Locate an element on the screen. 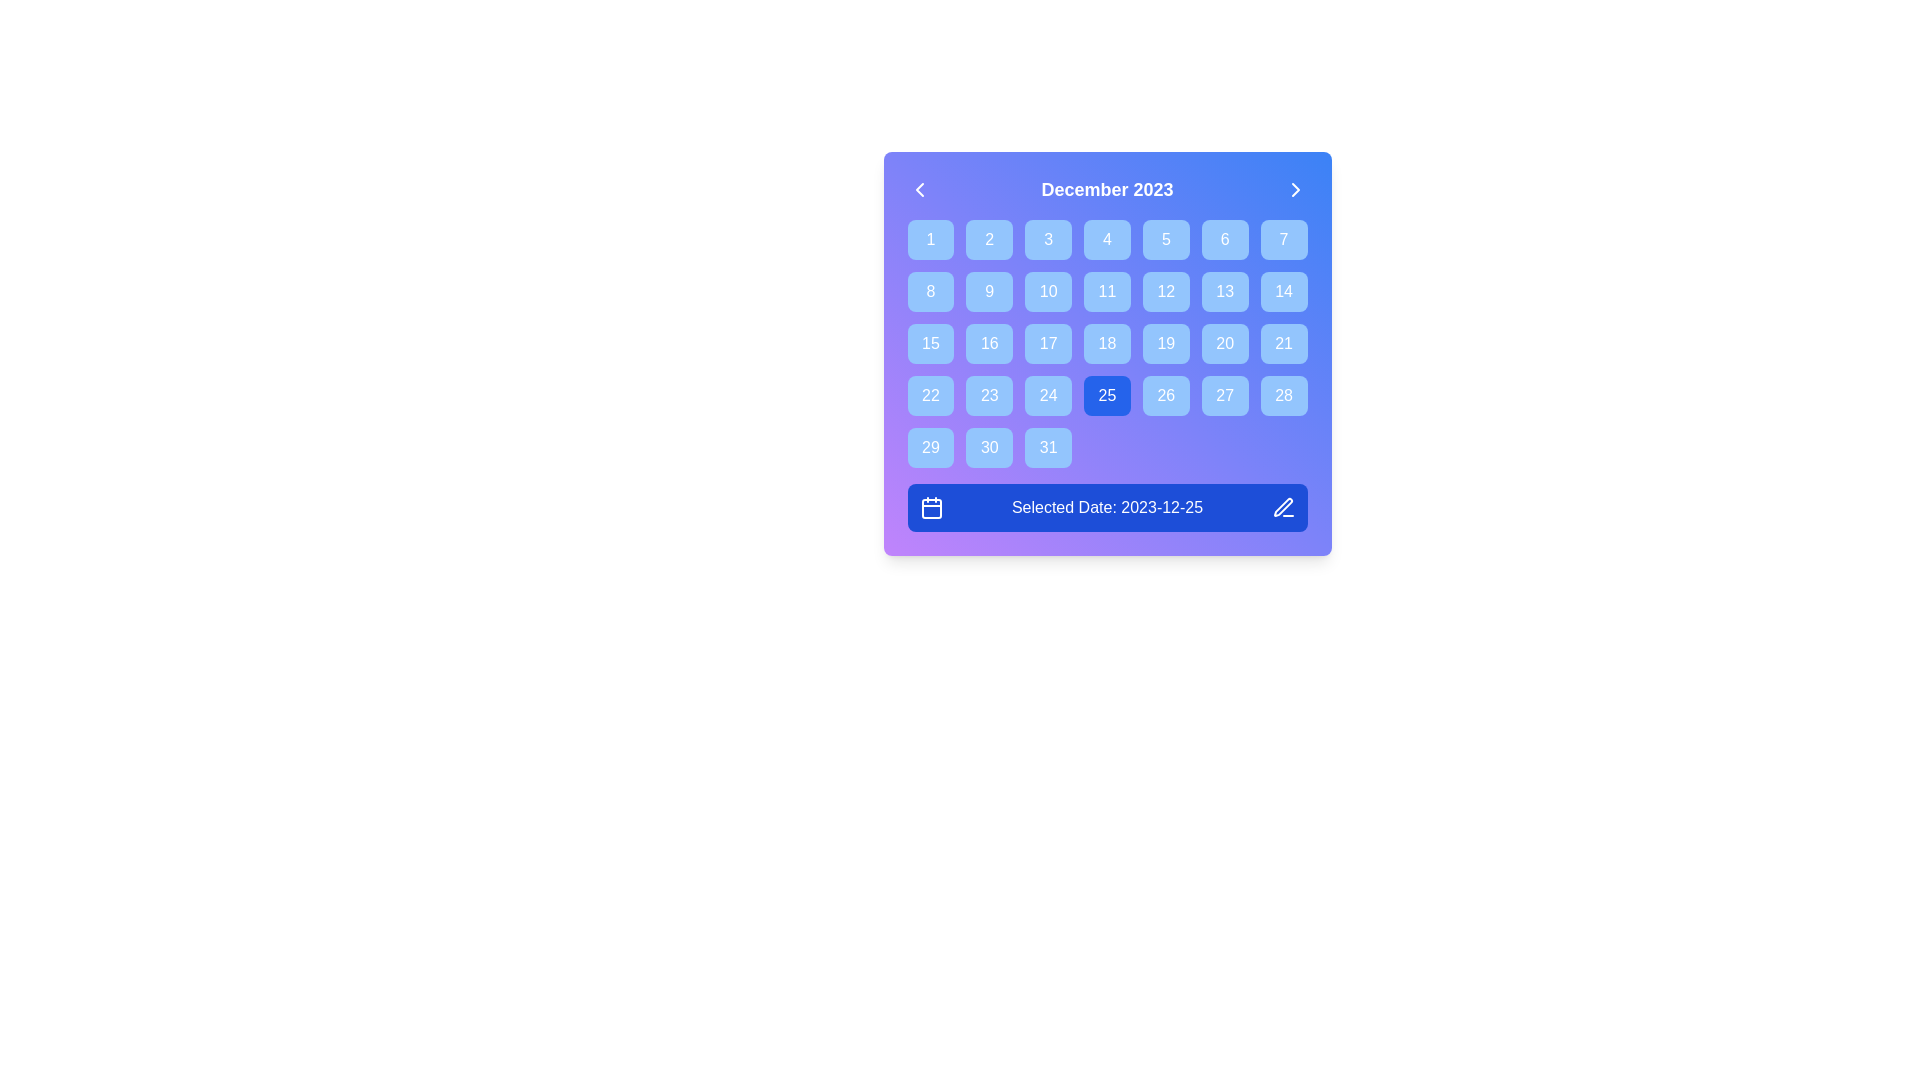 The width and height of the screenshot is (1920, 1080). keyboard navigation is located at coordinates (1224, 292).